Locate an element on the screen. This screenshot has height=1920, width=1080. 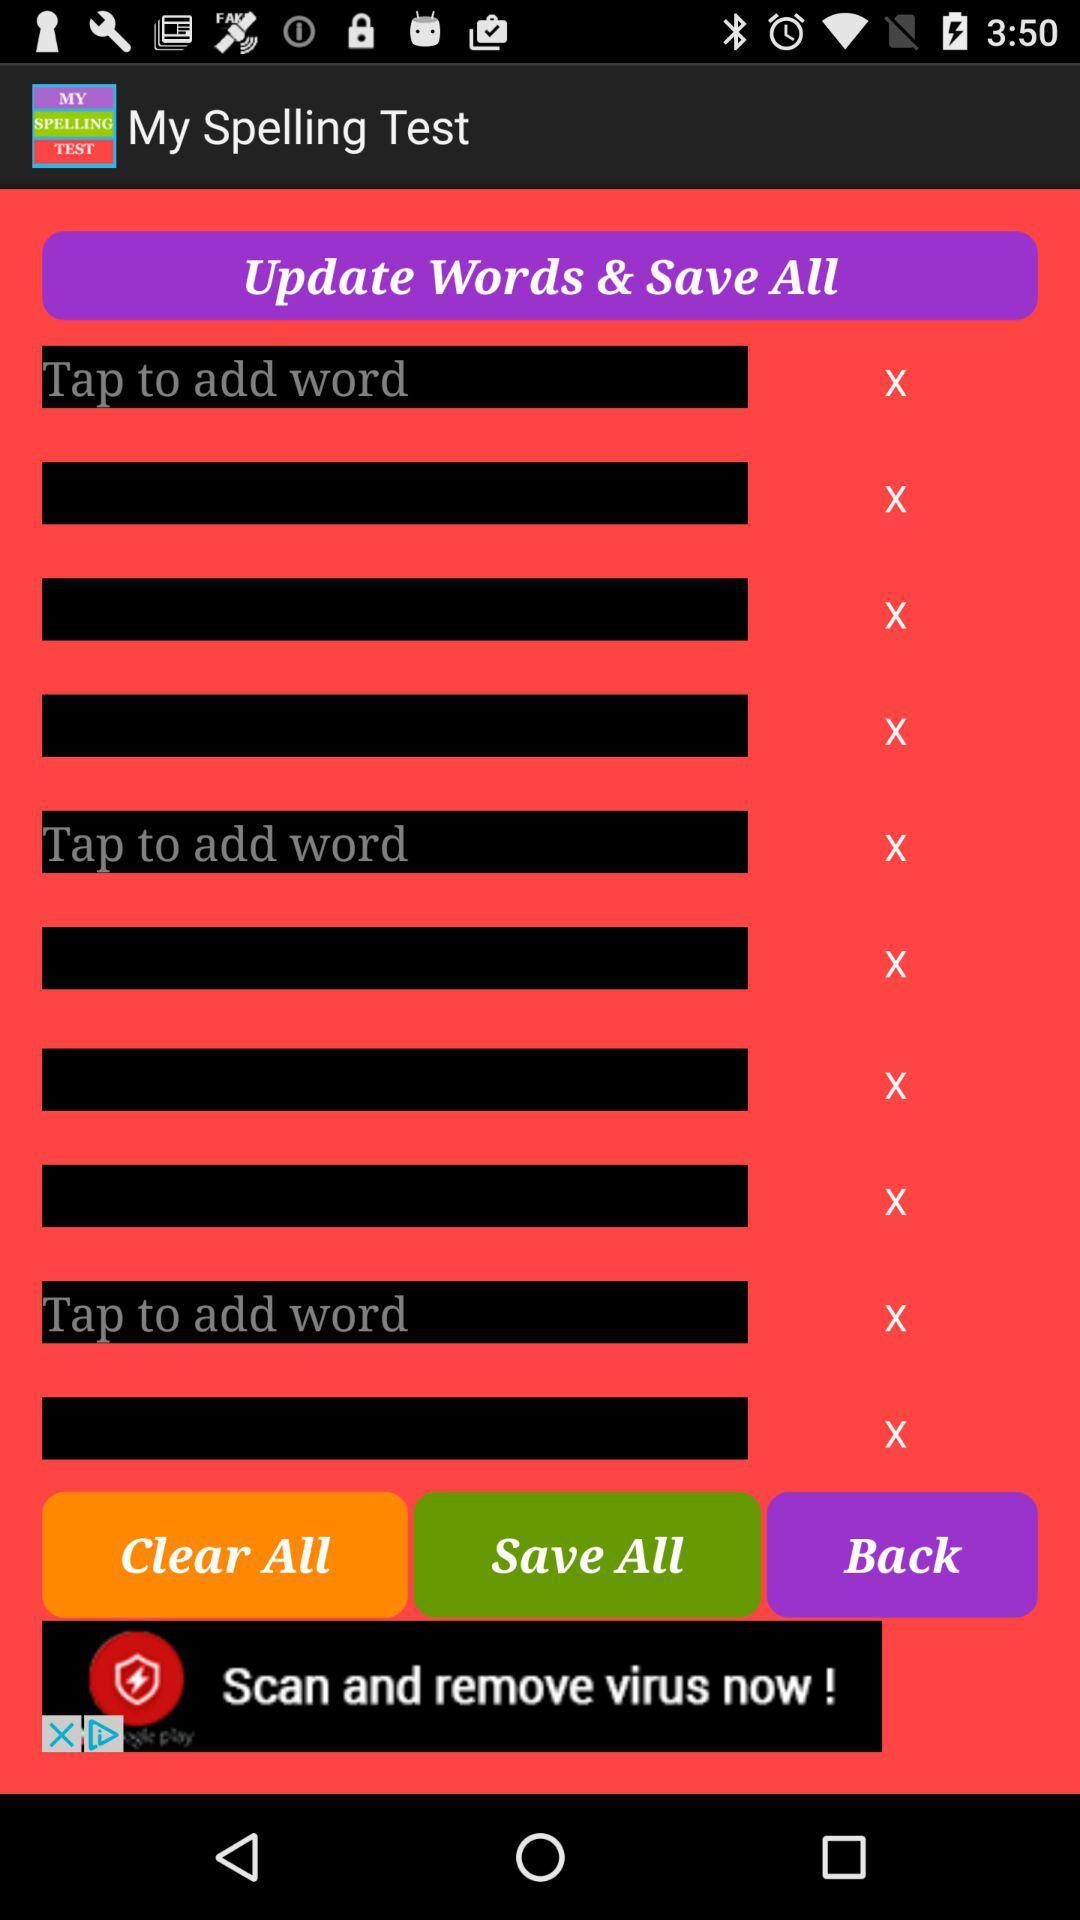
just select option is located at coordinates (394, 493).